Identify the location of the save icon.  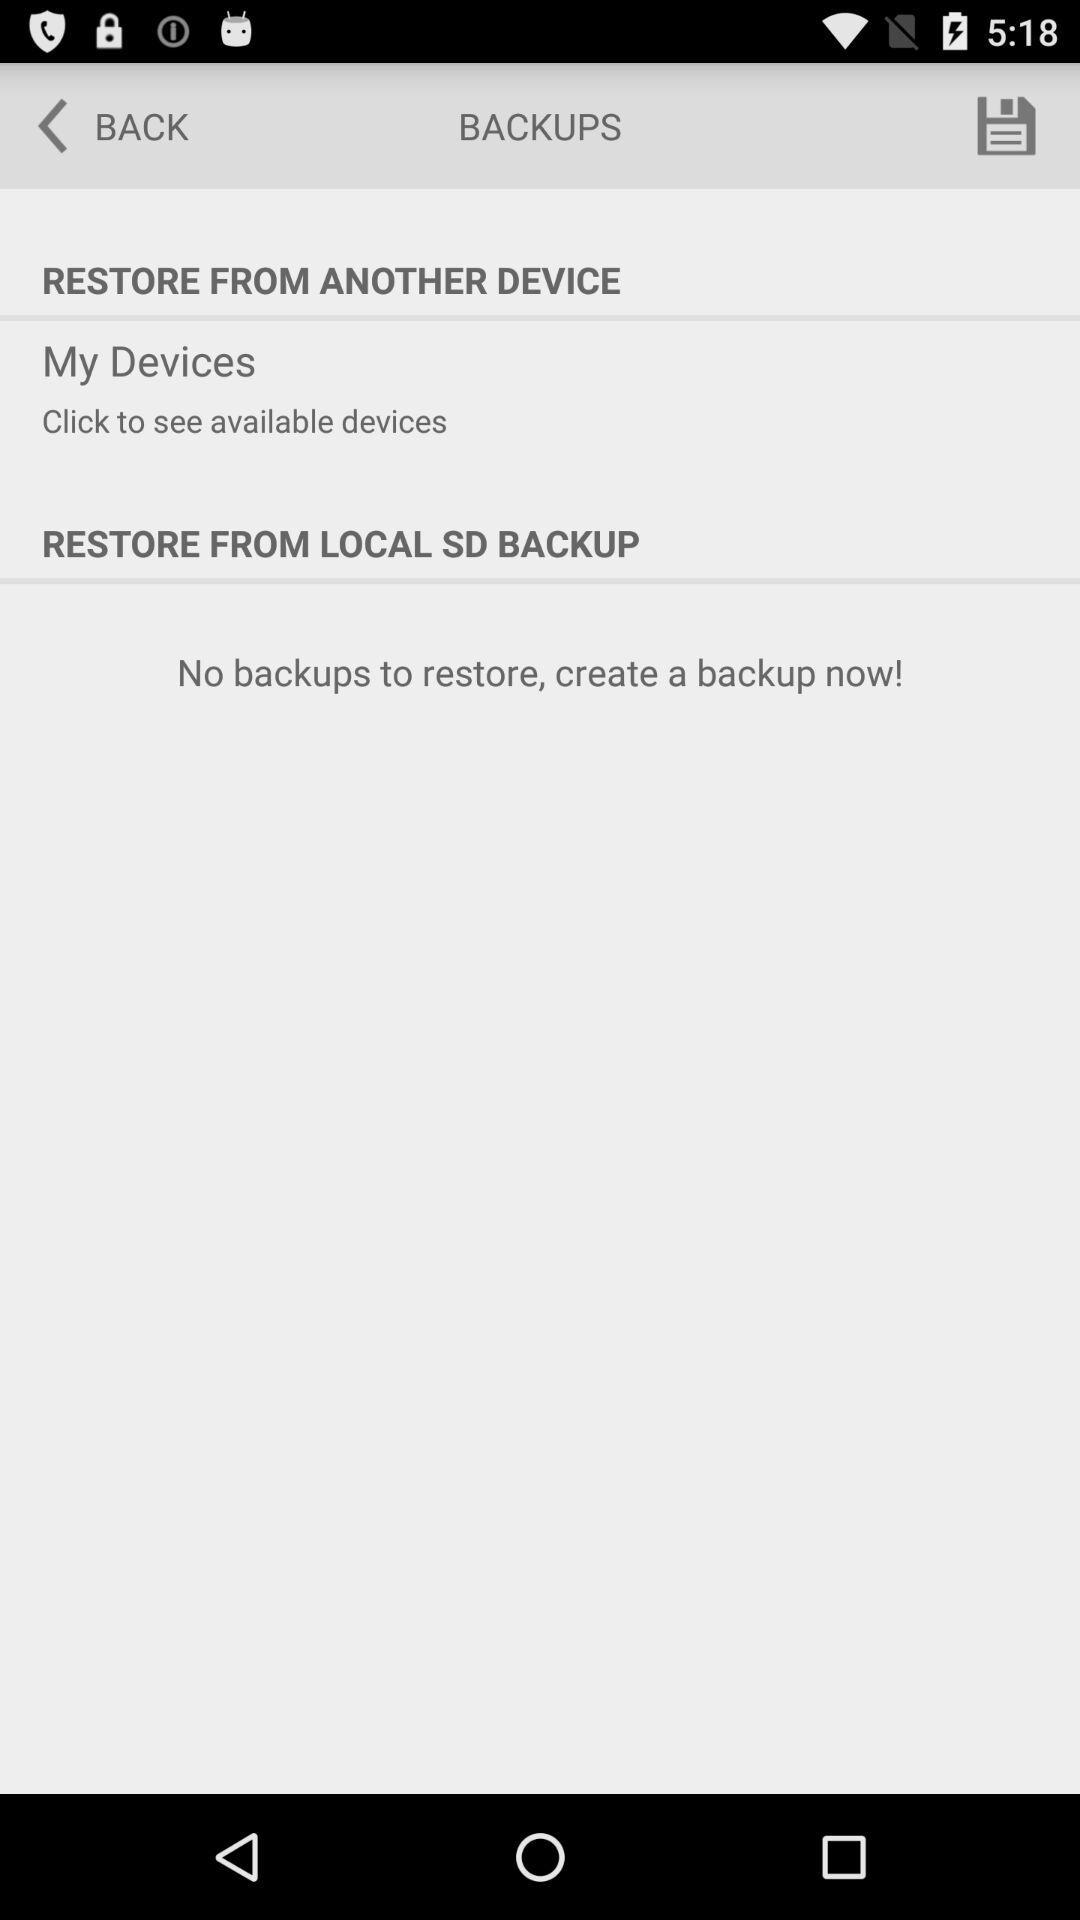
(1006, 133).